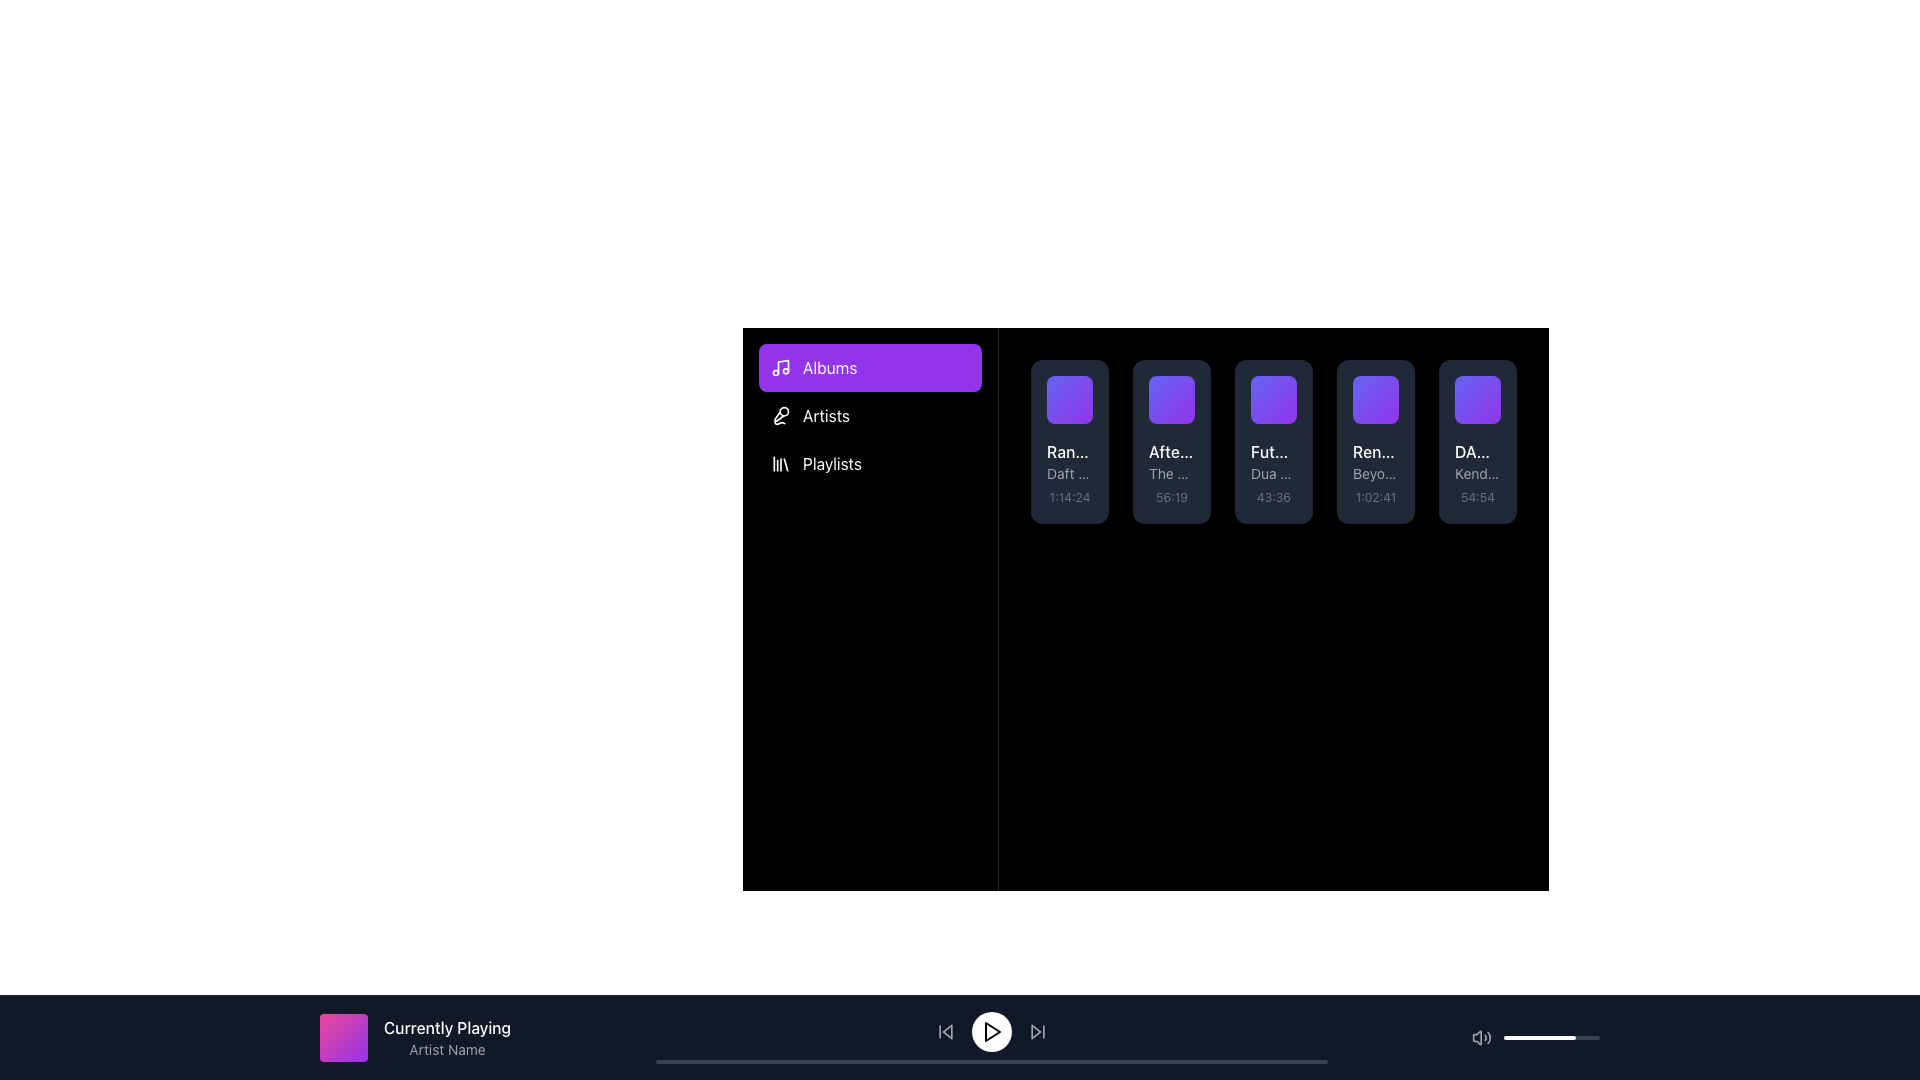 Image resolution: width=1920 pixels, height=1080 pixels. Describe the element at coordinates (1079, 388) in the screenshot. I see `the button located at the top-right corner of the first album card, overlaying the album thumbnail image` at that location.